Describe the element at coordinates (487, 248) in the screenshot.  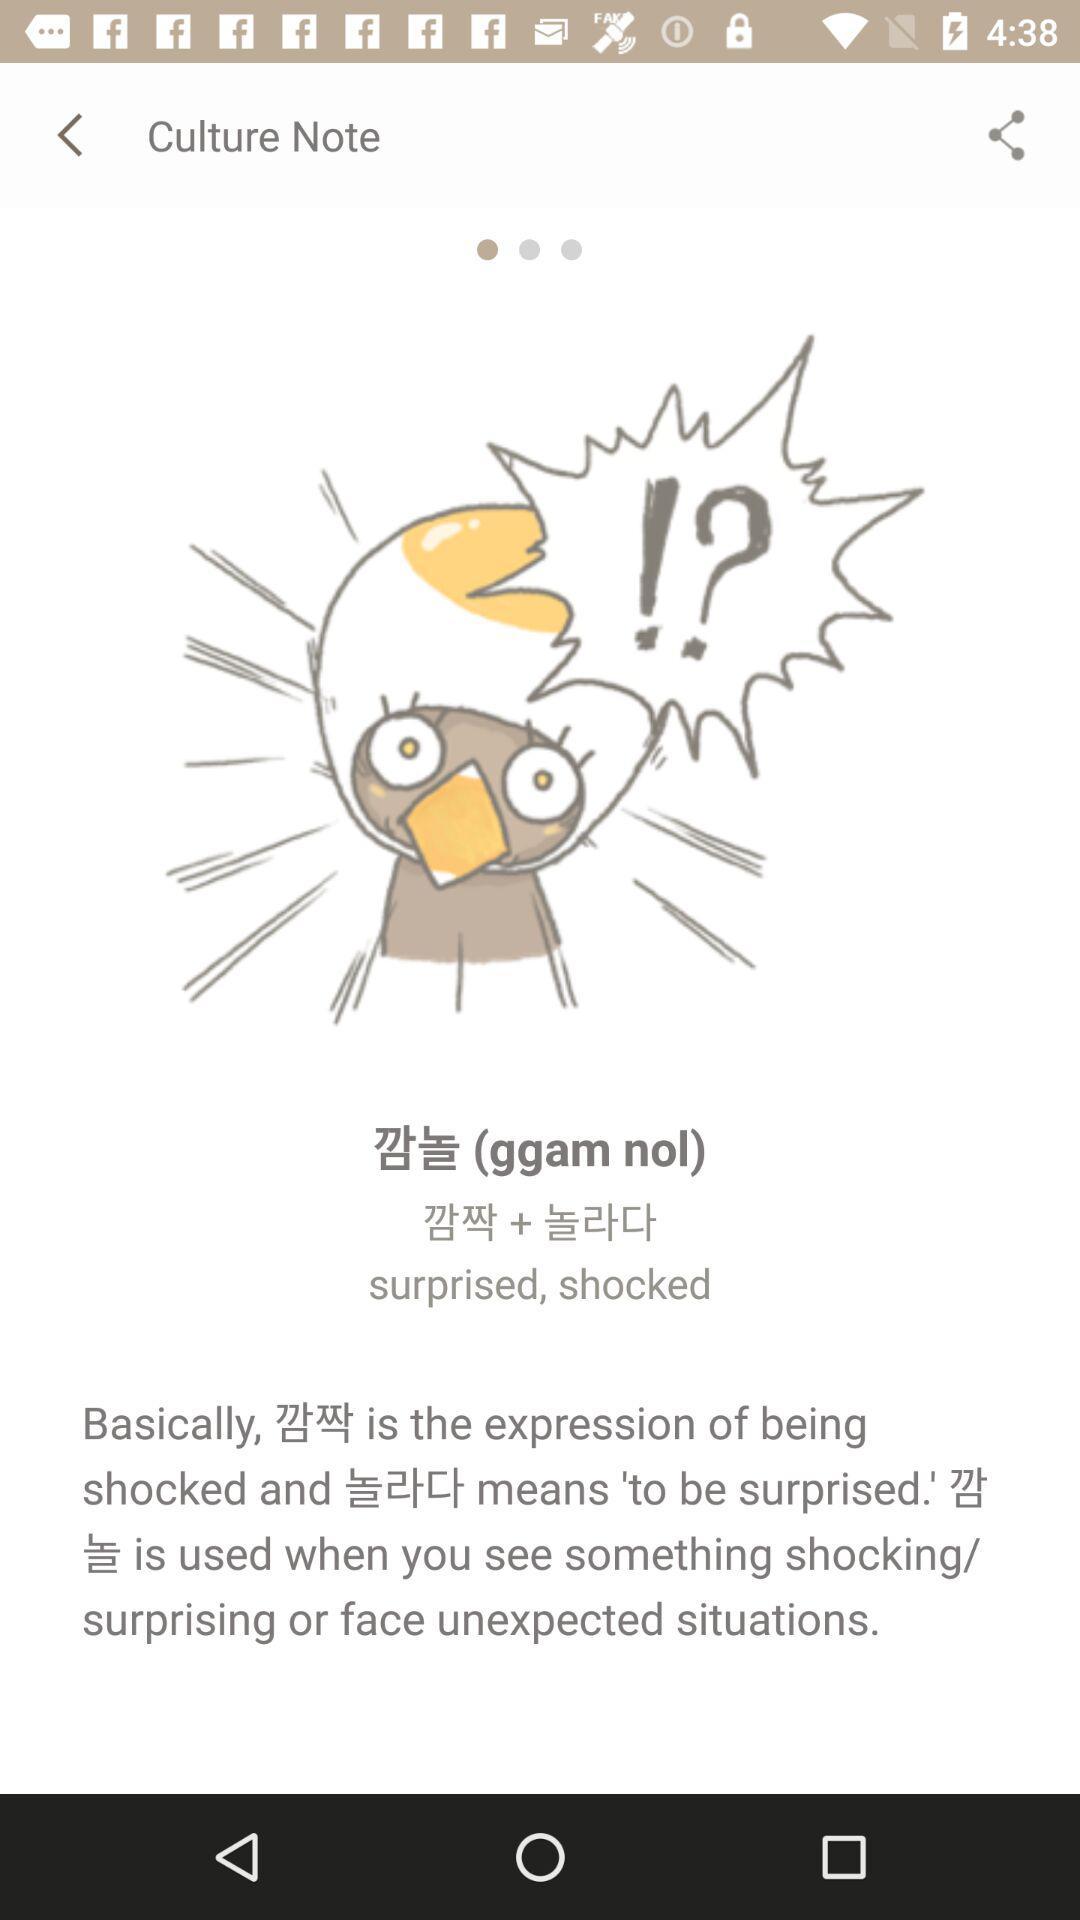
I see `the star icon` at that location.